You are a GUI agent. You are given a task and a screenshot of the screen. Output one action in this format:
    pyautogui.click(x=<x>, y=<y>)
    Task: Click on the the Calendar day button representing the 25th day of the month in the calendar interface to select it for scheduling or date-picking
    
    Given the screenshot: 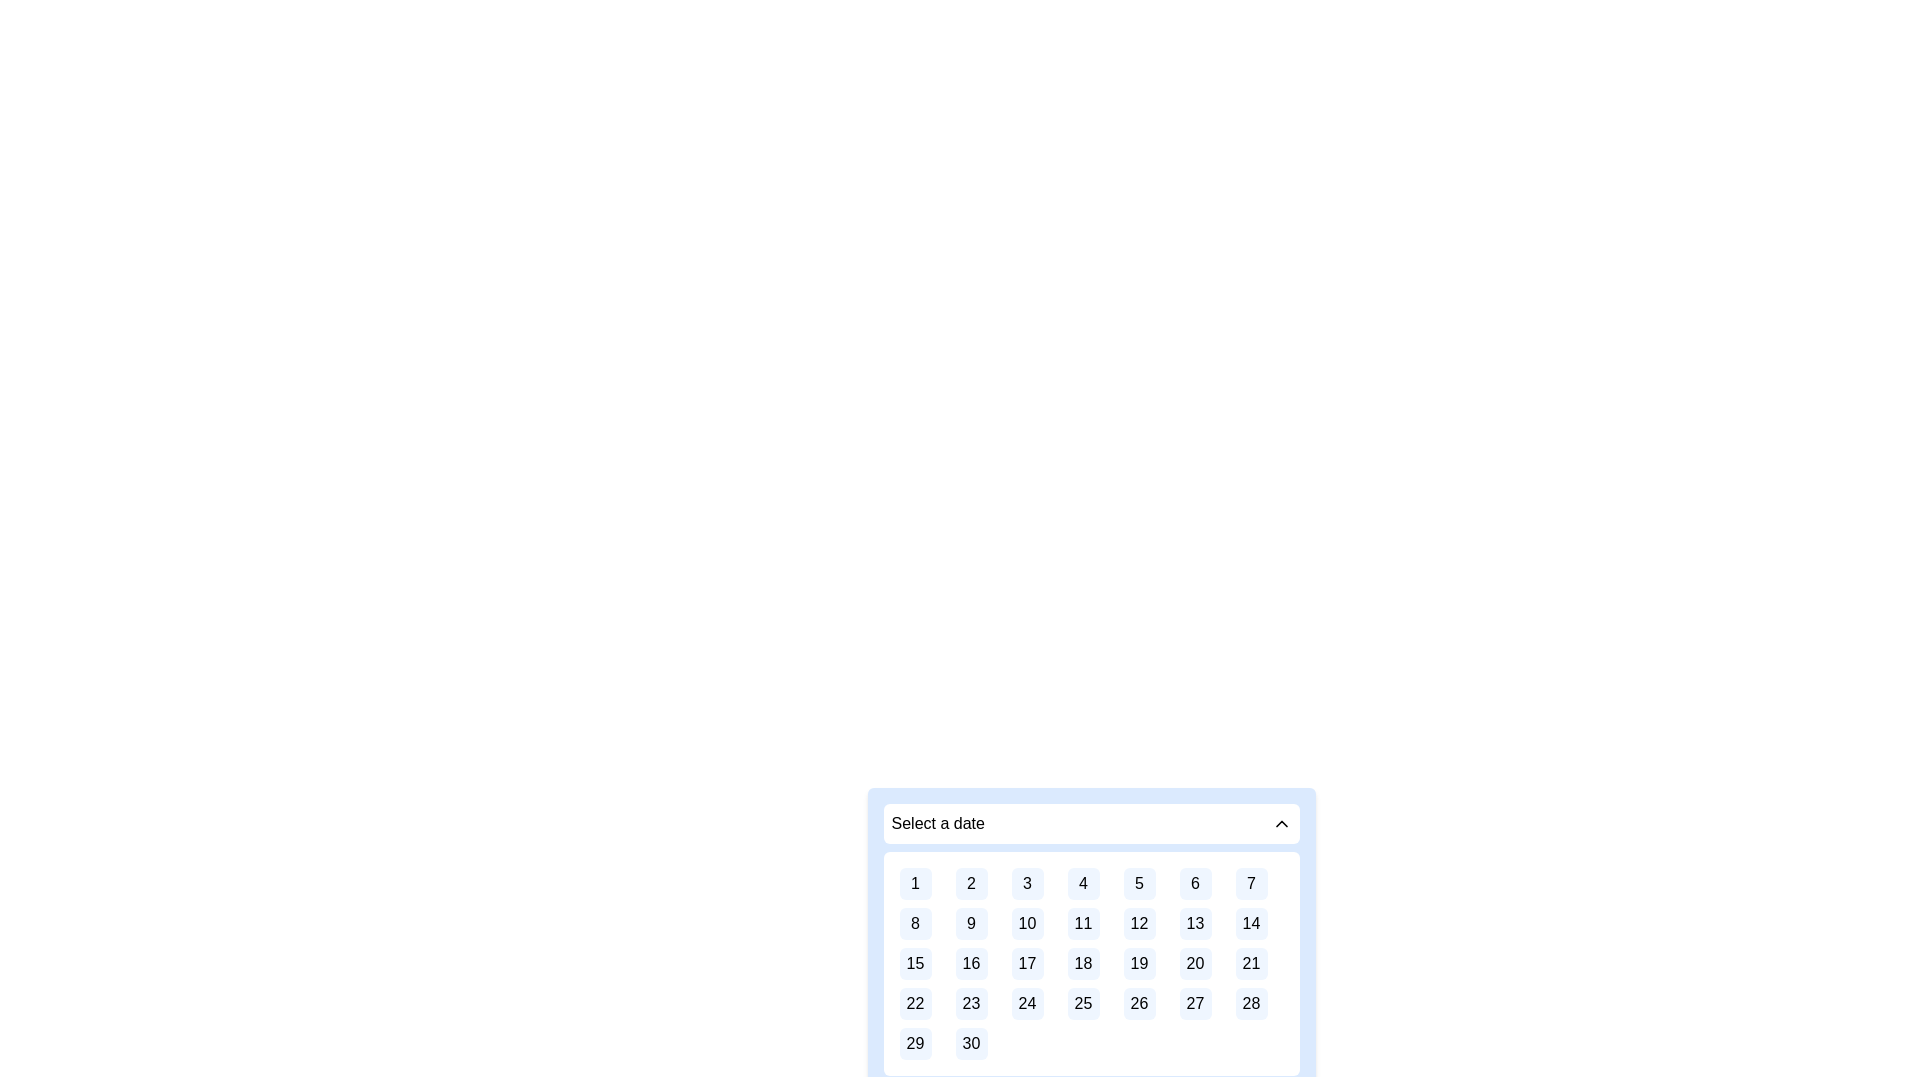 What is the action you would take?
    pyautogui.click(x=1082, y=1003)
    